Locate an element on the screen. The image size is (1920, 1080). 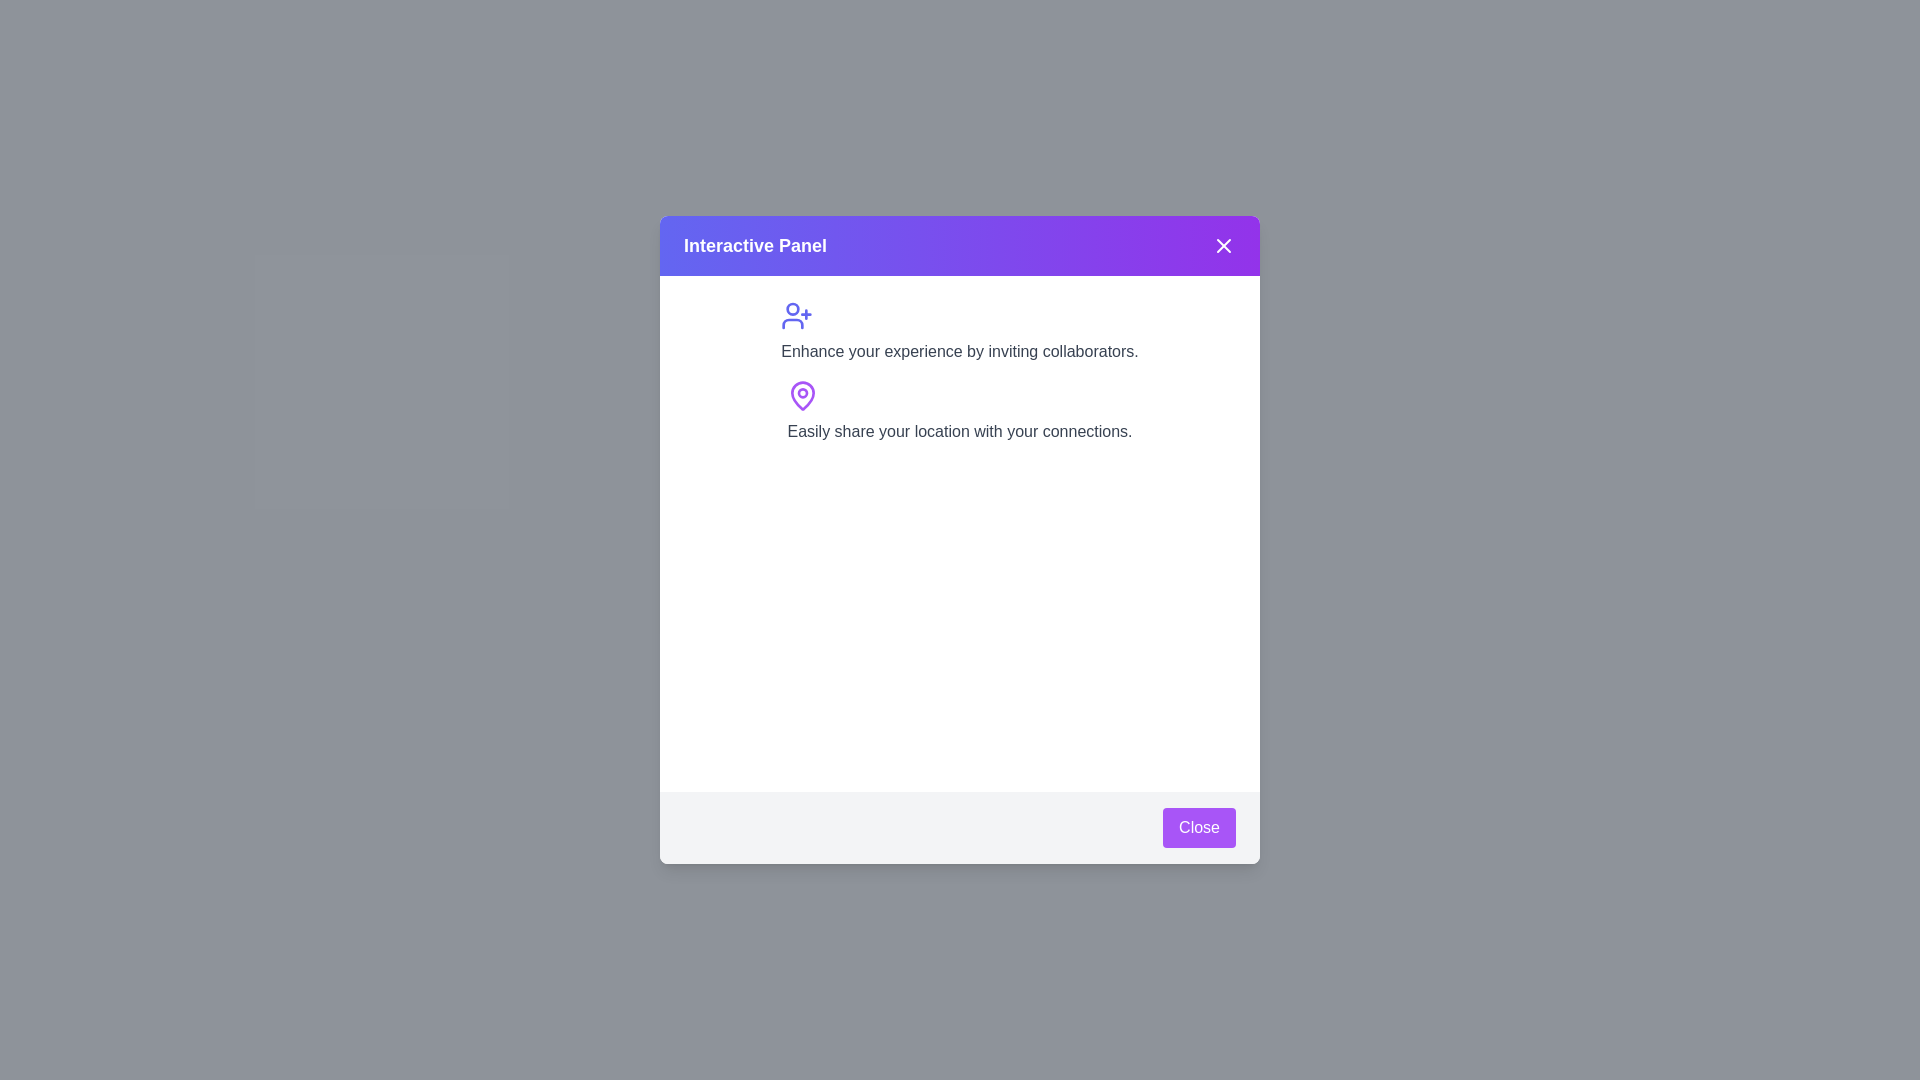
the Close or Dismiss Icon, which is a diagonal cross icon located in the top-right corner of the purple header bar labeled 'Interactive Panel' is located at coordinates (1223, 245).